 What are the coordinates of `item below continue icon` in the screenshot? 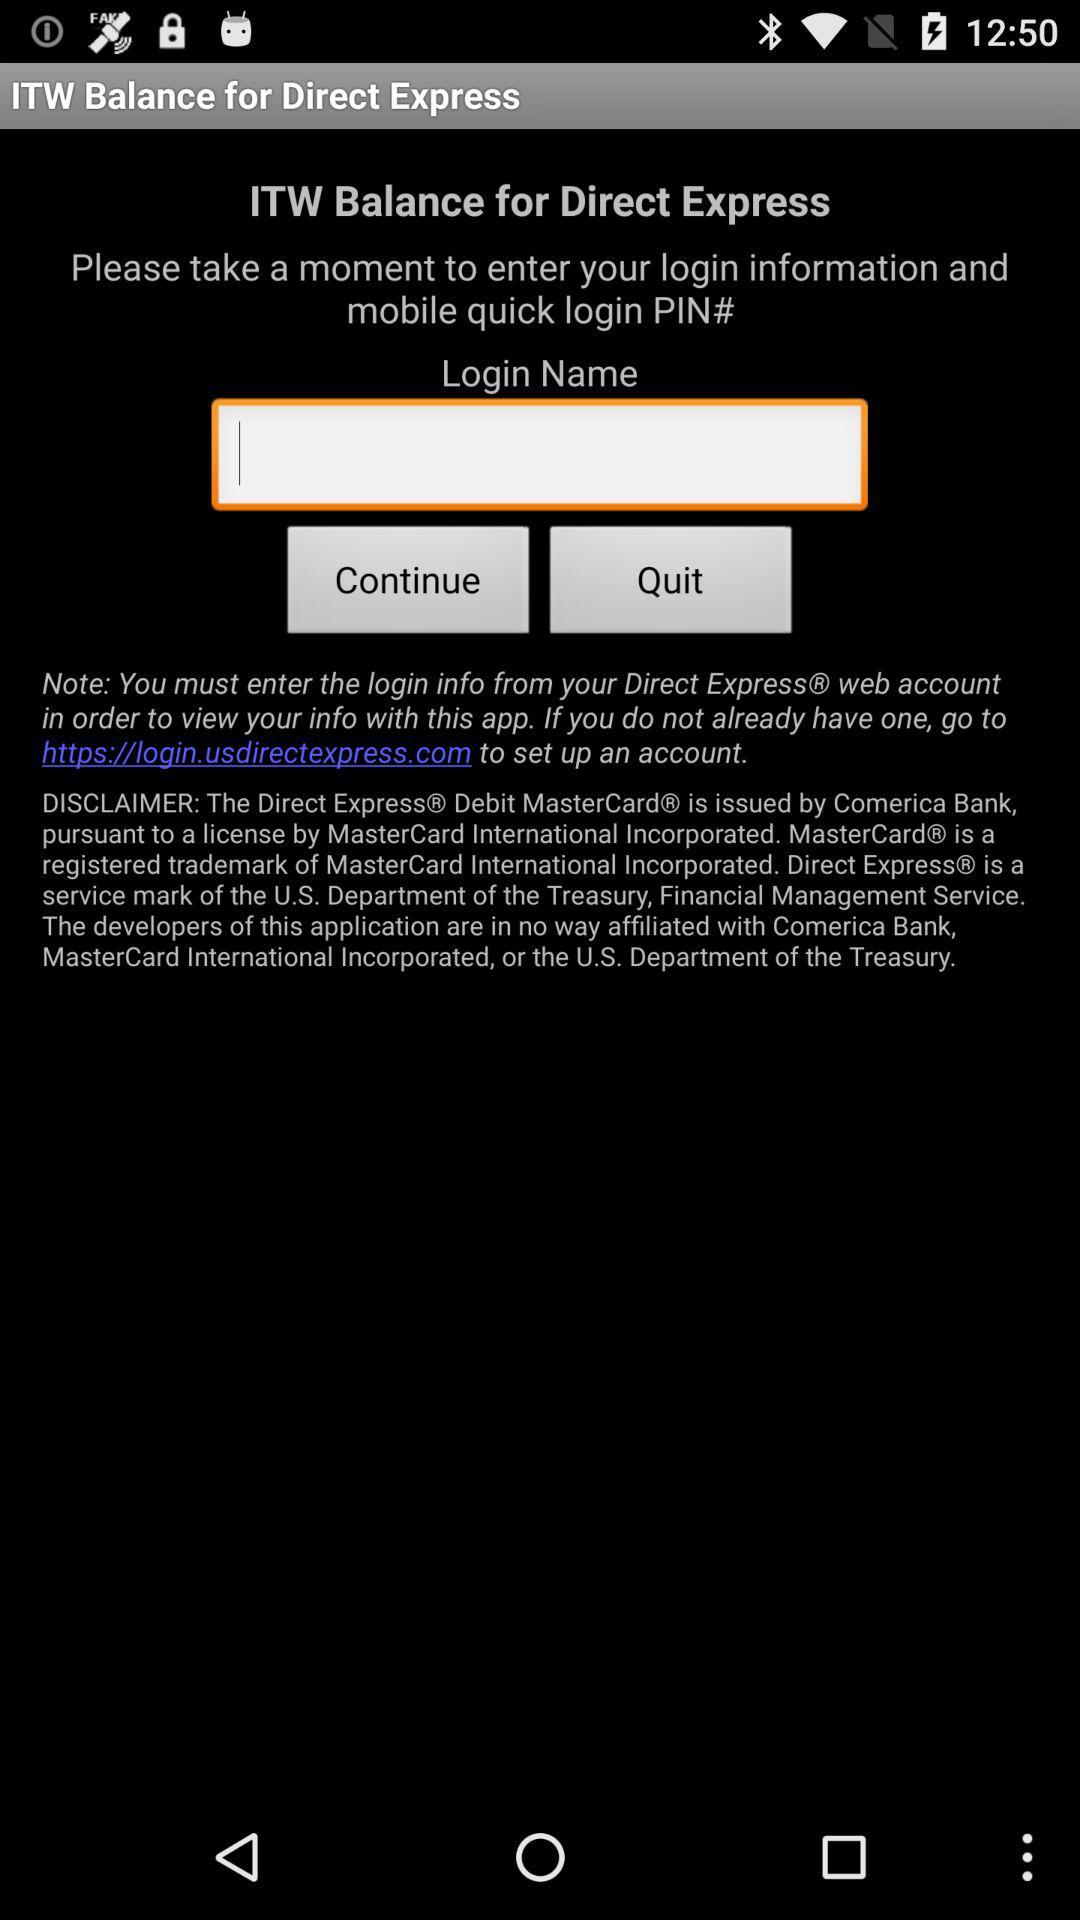 It's located at (540, 716).